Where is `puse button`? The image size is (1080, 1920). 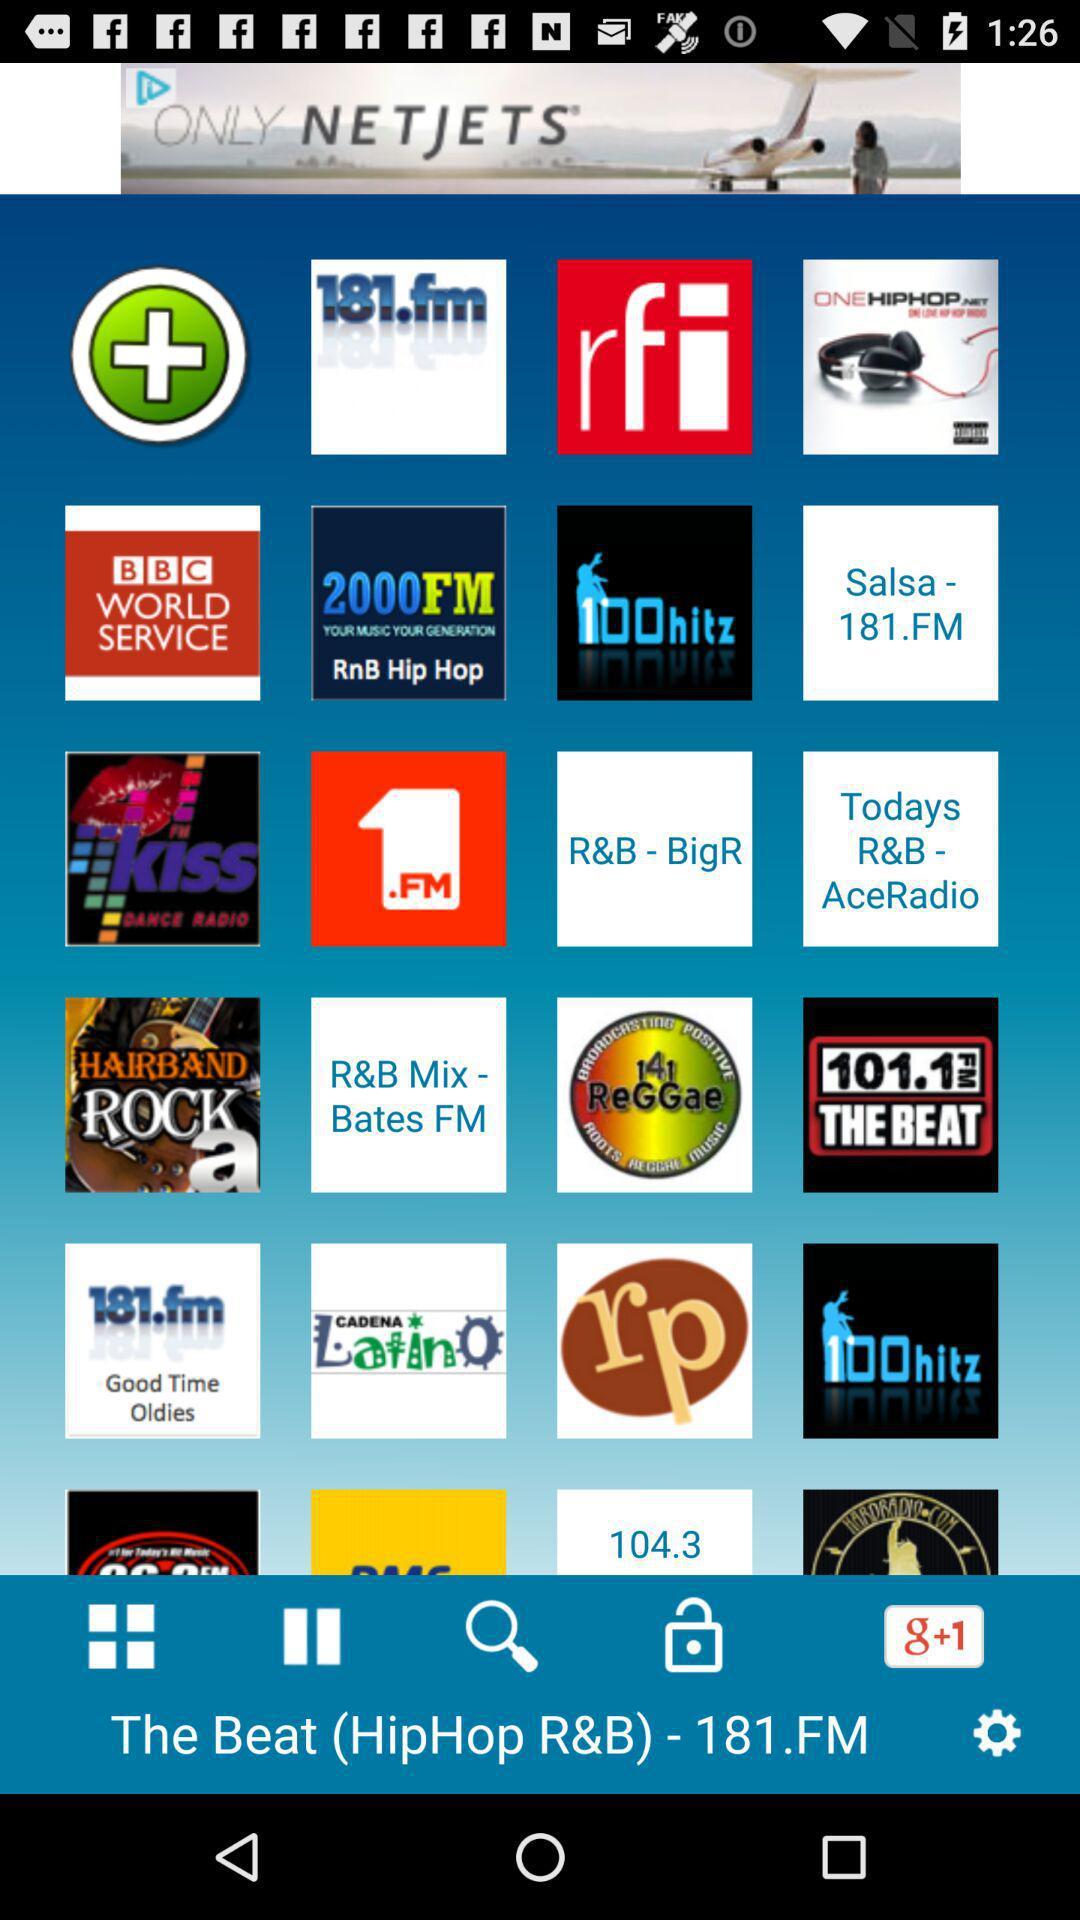
puse button is located at coordinates (312, 1636).